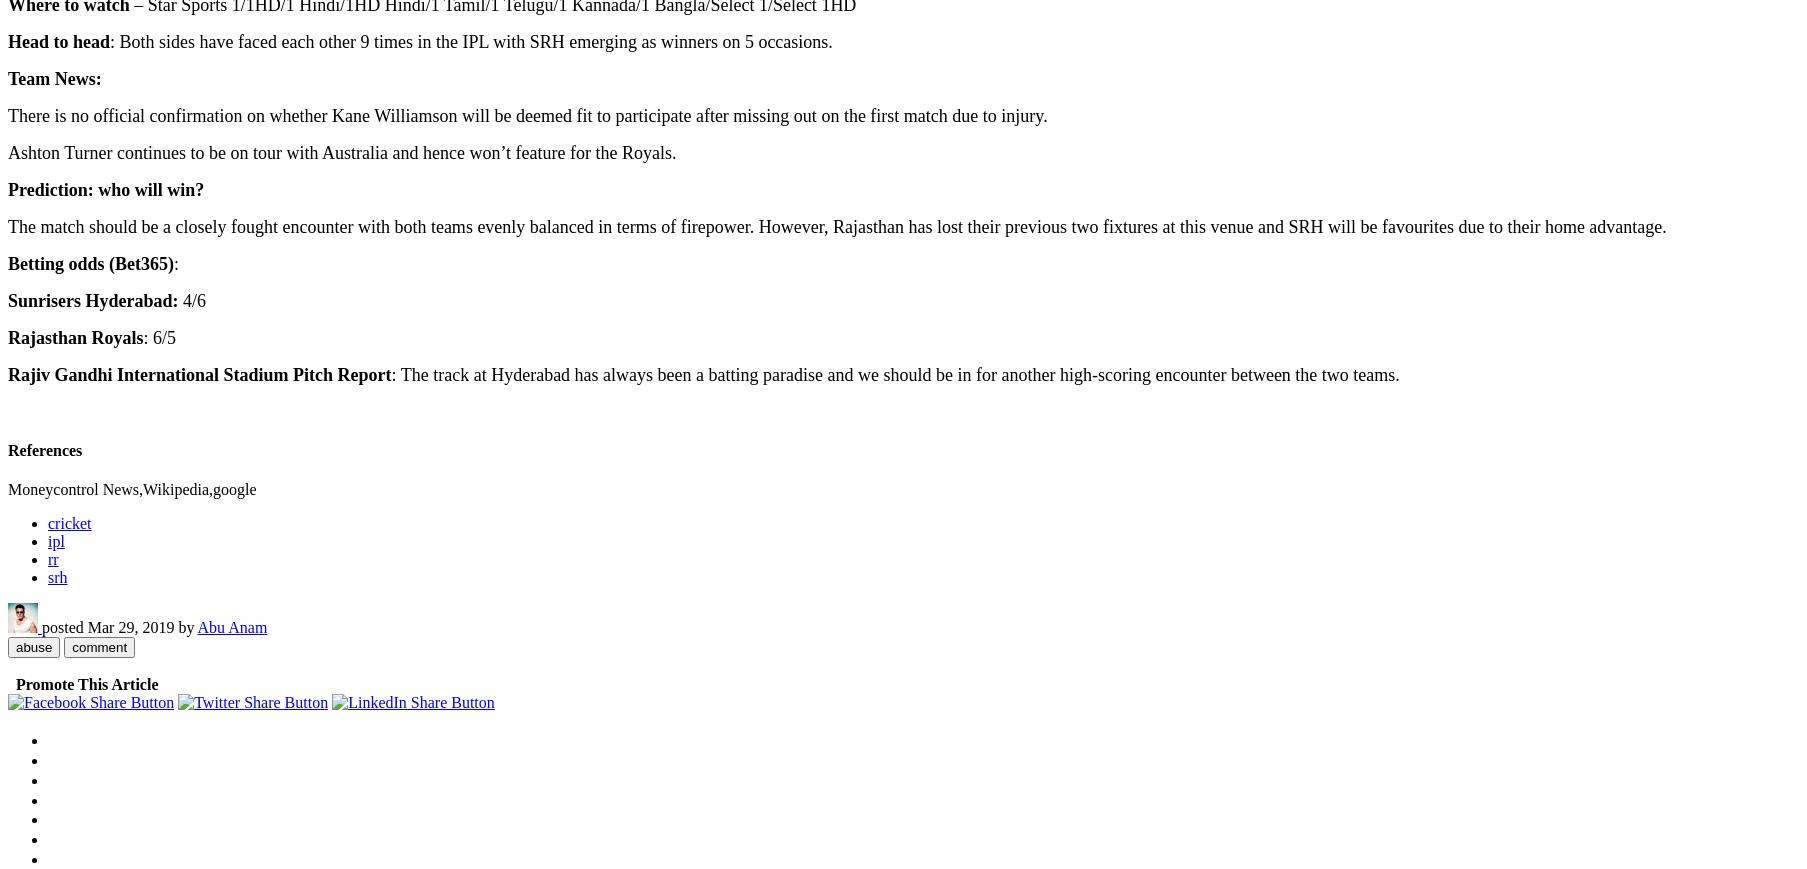  What do you see at coordinates (895, 373) in the screenshot?
I see `': The track at Hyderabad has always been a batting paradise and we should be in for another high-scoring encounter between the two teams.'` at bounding box center [895, 373].